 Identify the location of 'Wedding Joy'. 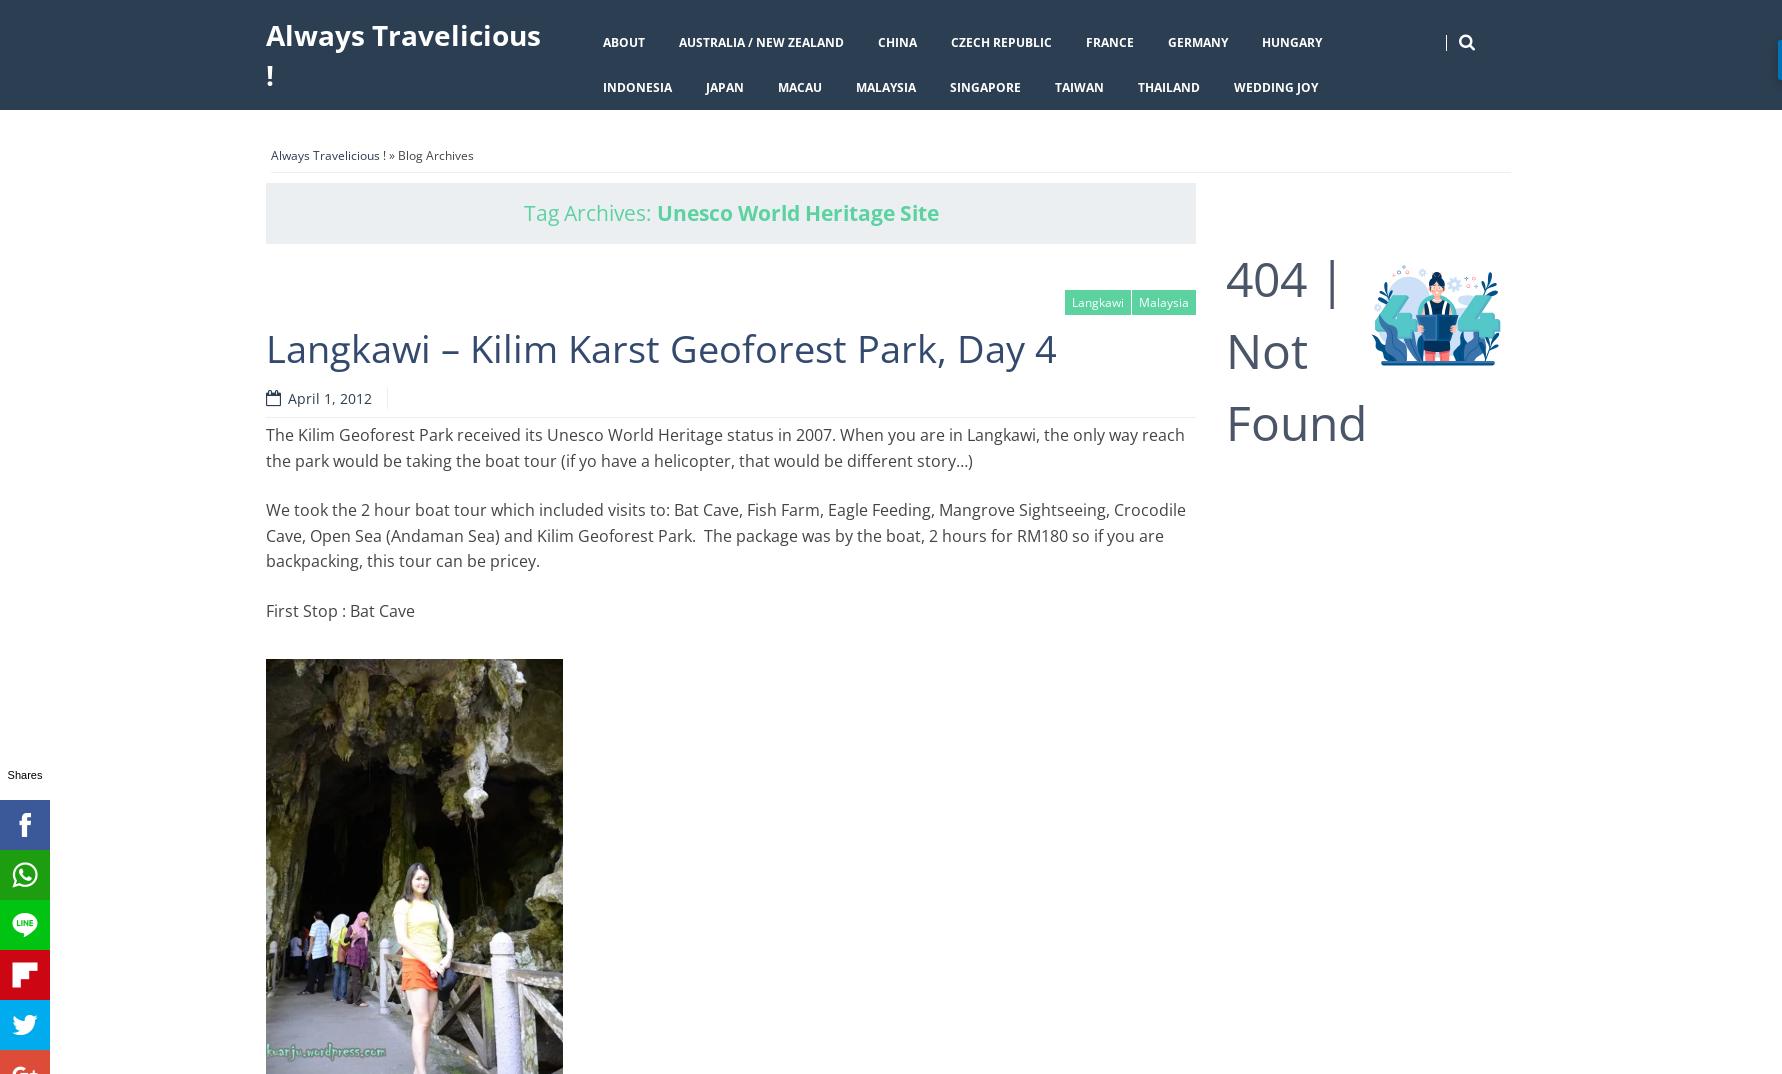
(1275, 86).